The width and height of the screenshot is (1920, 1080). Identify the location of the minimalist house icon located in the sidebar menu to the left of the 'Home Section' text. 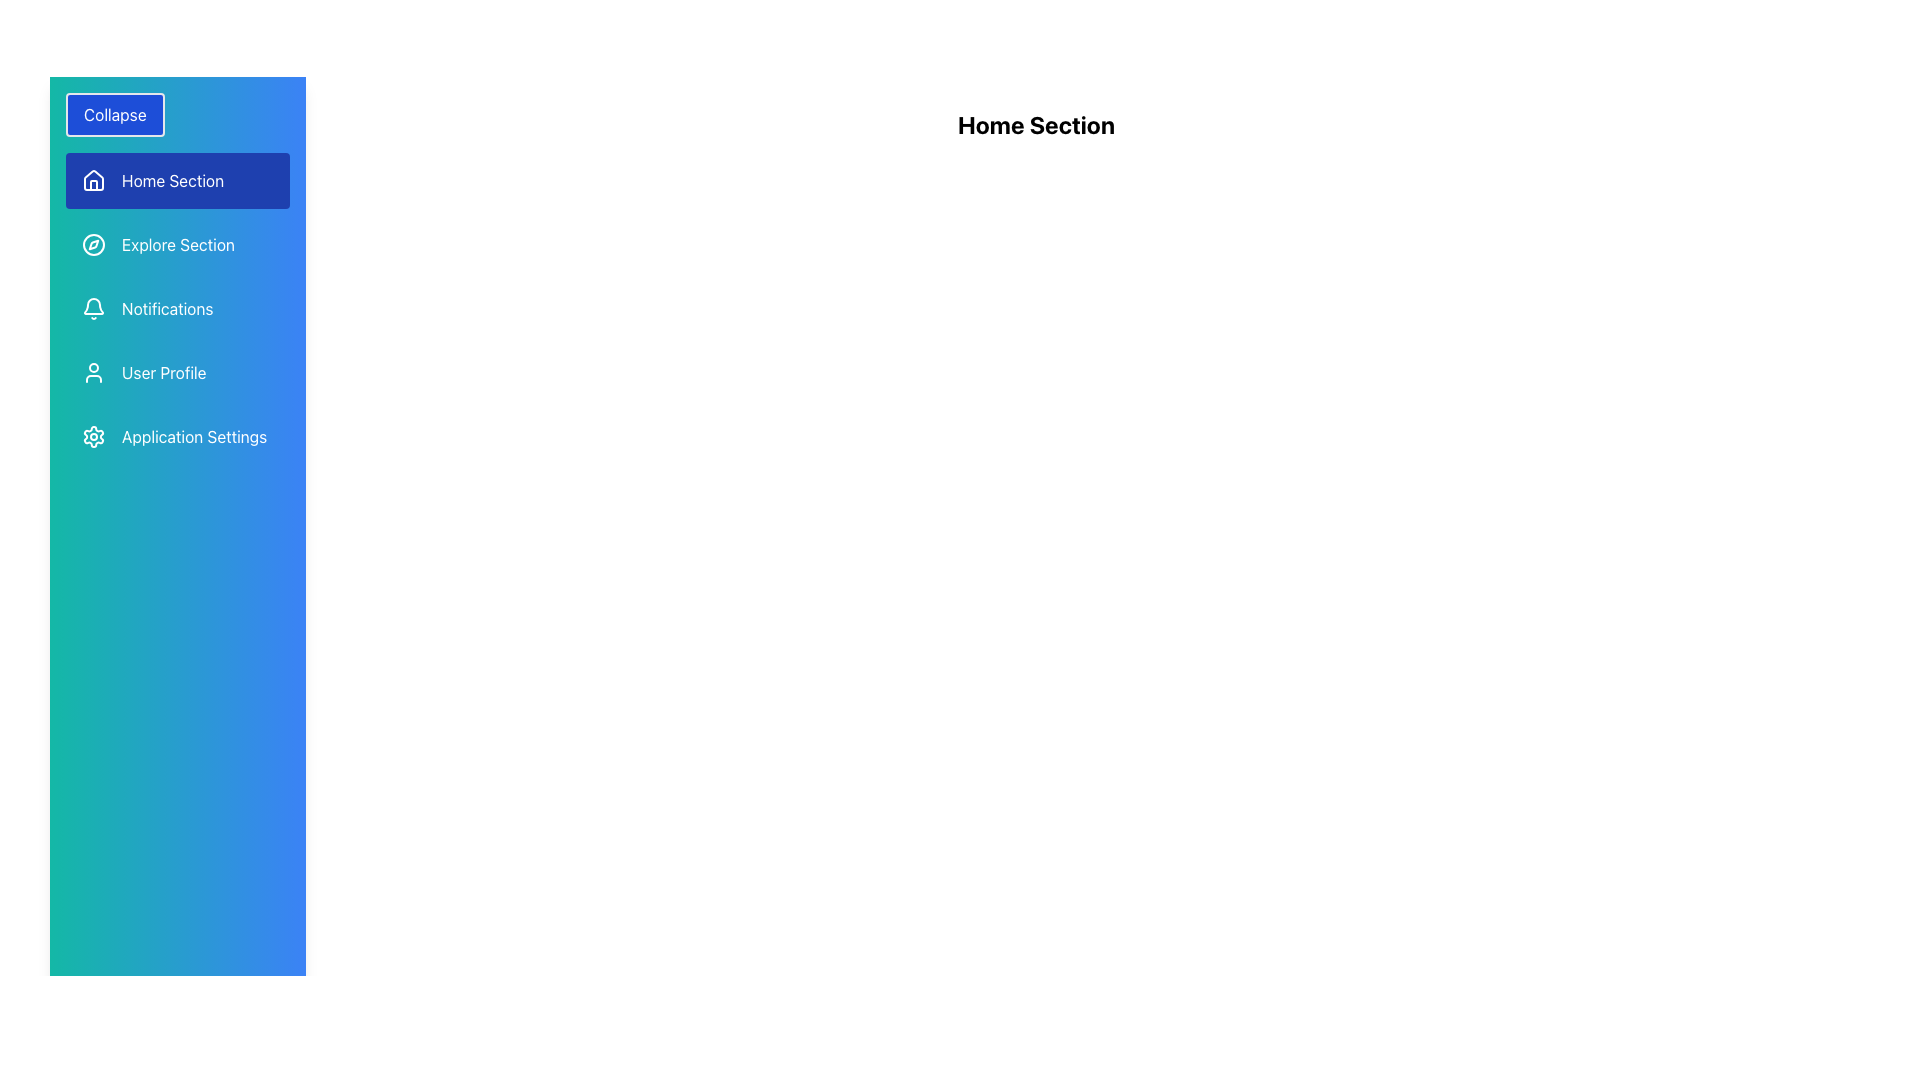
(93, 181).